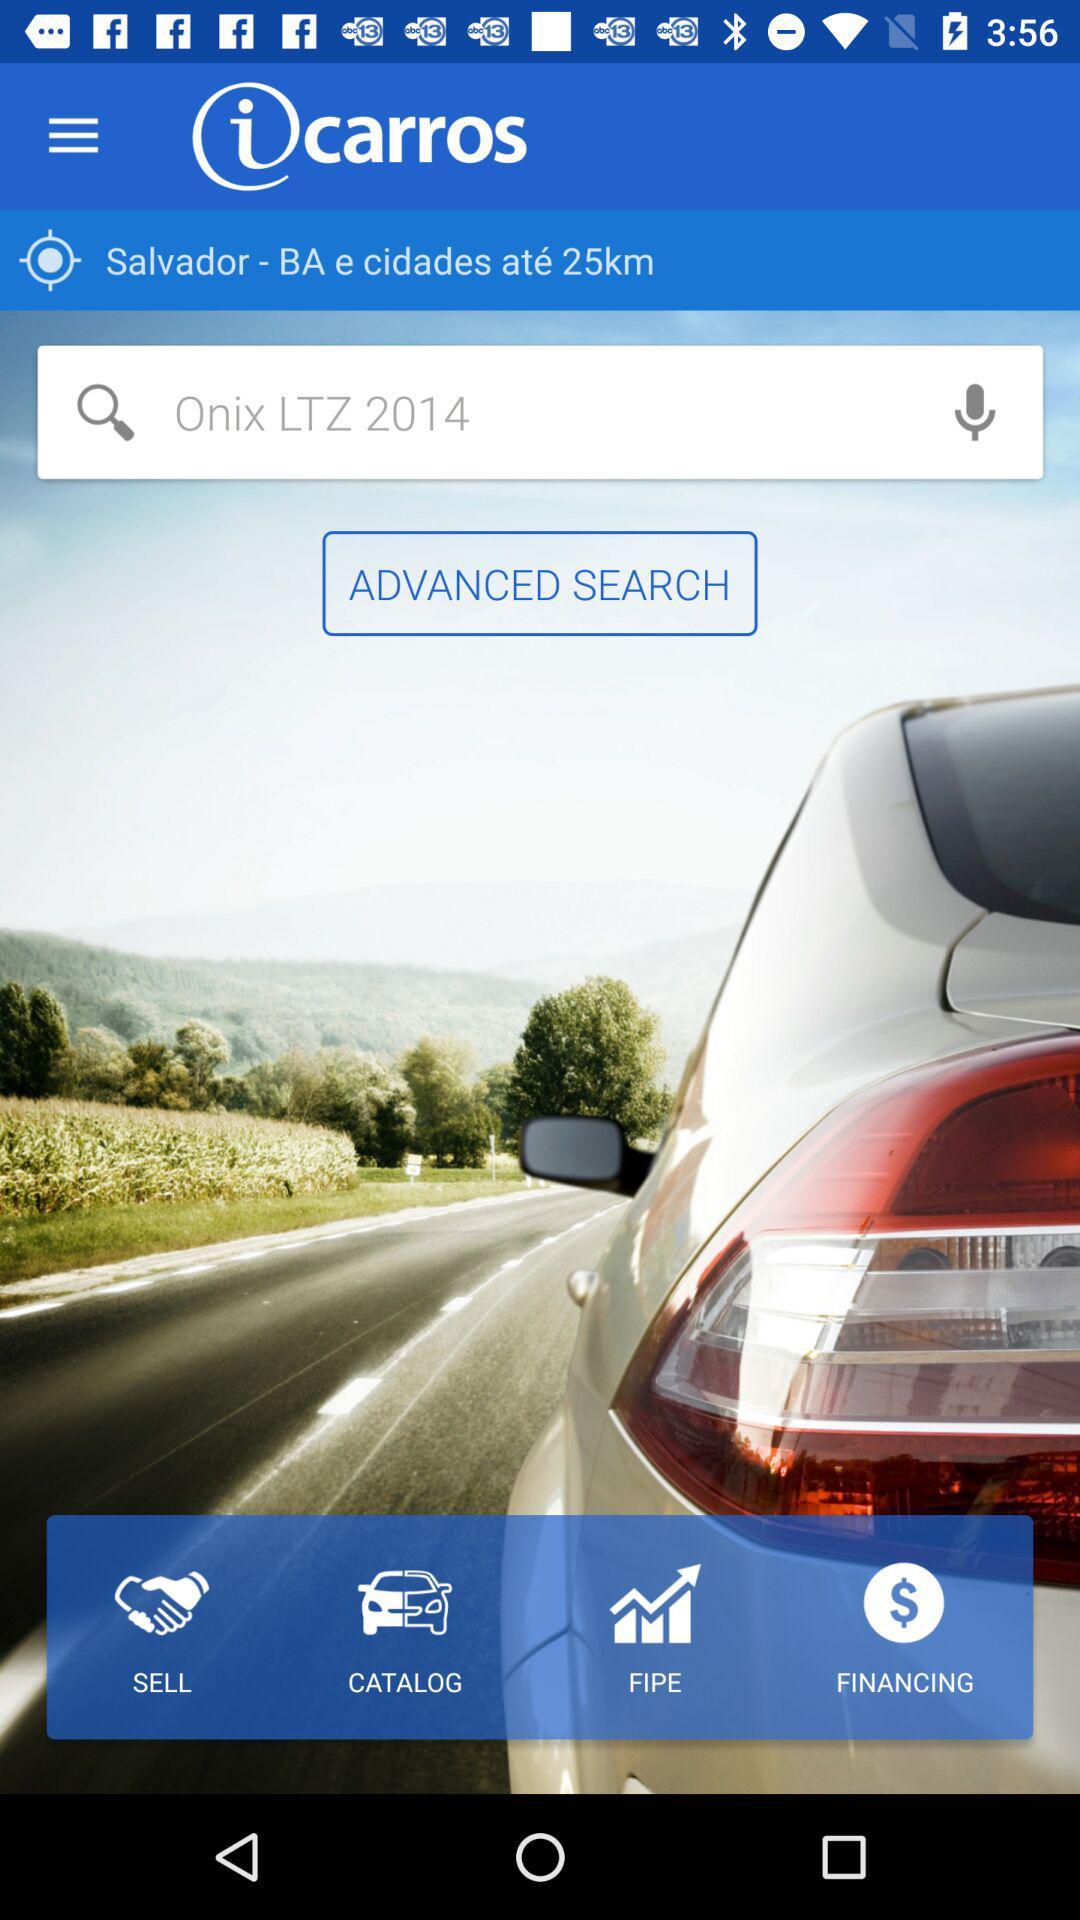 The height and width of the screenshot is (1920, 1080). Describe the element at coordinates (405, 1627) in the screenshot. I see `icon to the right of the sell` at that location.